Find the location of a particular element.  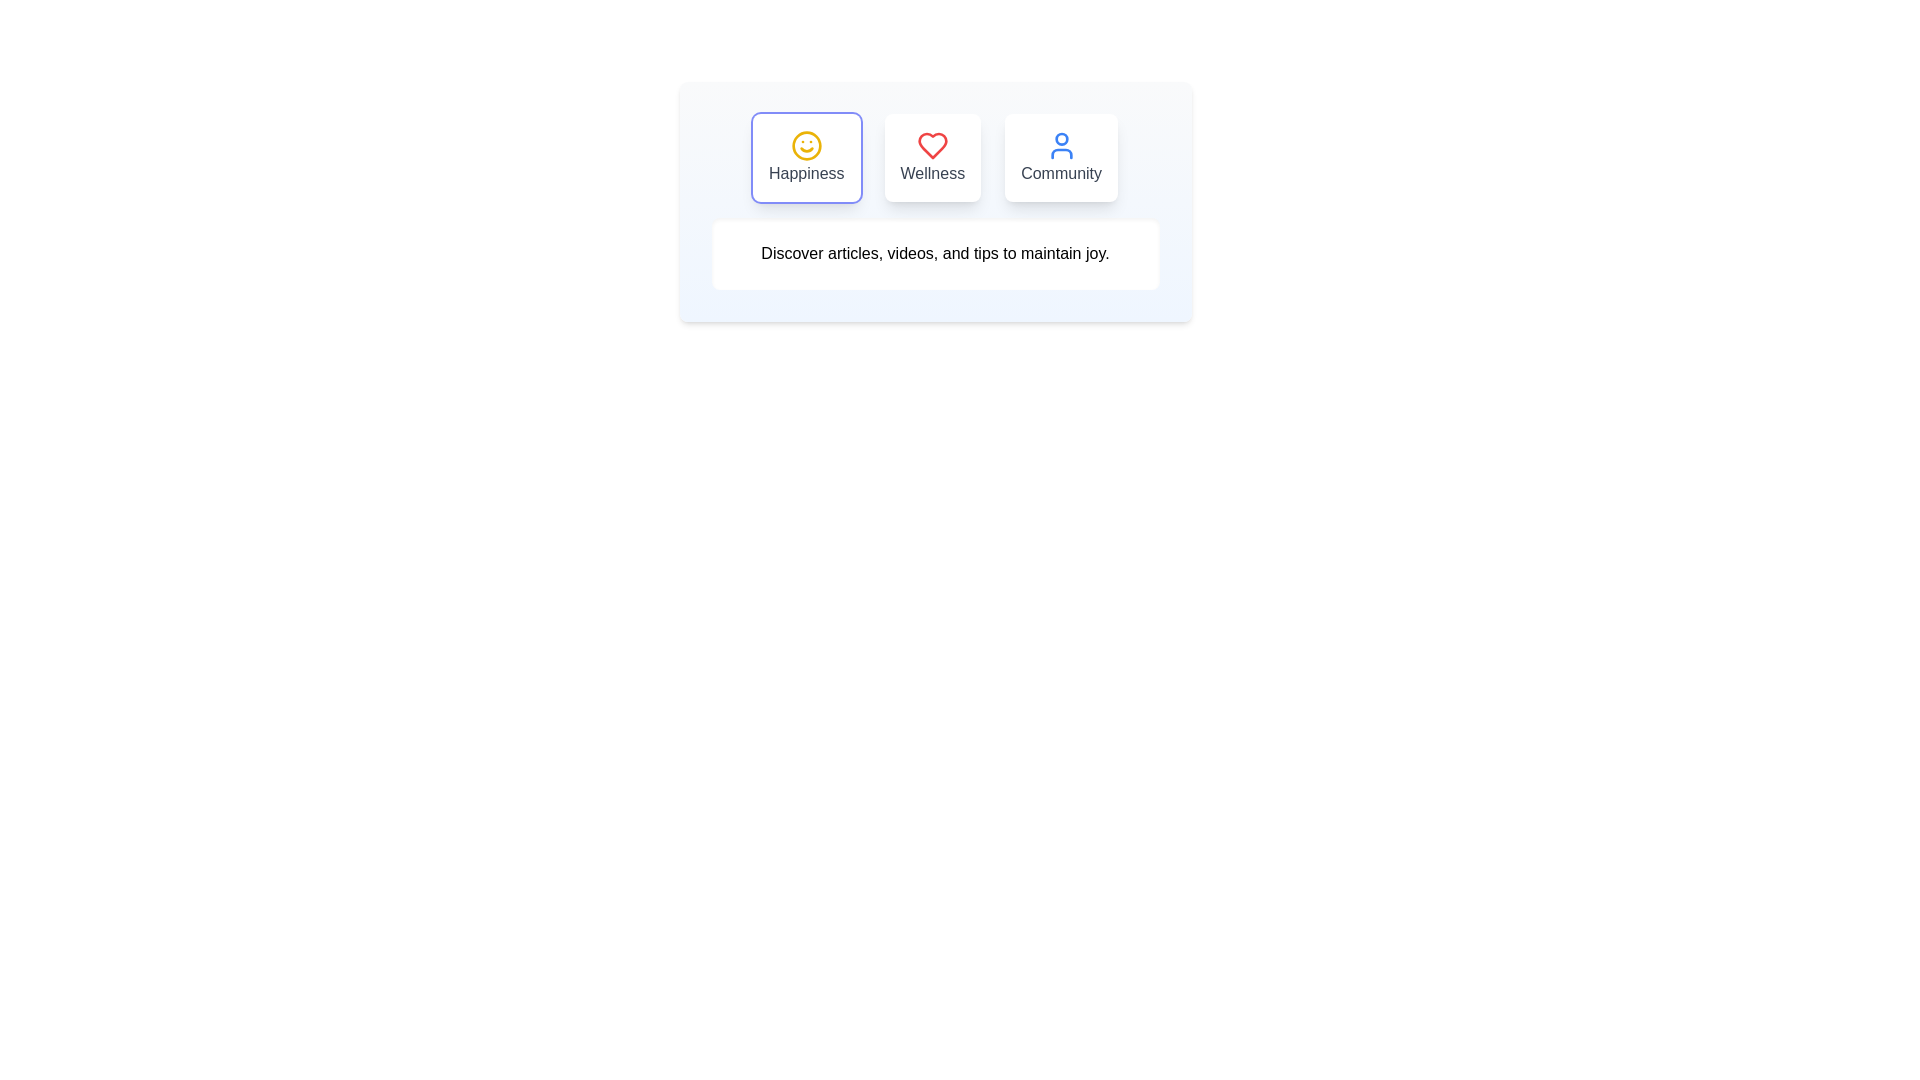

the tab labeled Happiness to observe its hover effect is located at coordinates (806, 157).